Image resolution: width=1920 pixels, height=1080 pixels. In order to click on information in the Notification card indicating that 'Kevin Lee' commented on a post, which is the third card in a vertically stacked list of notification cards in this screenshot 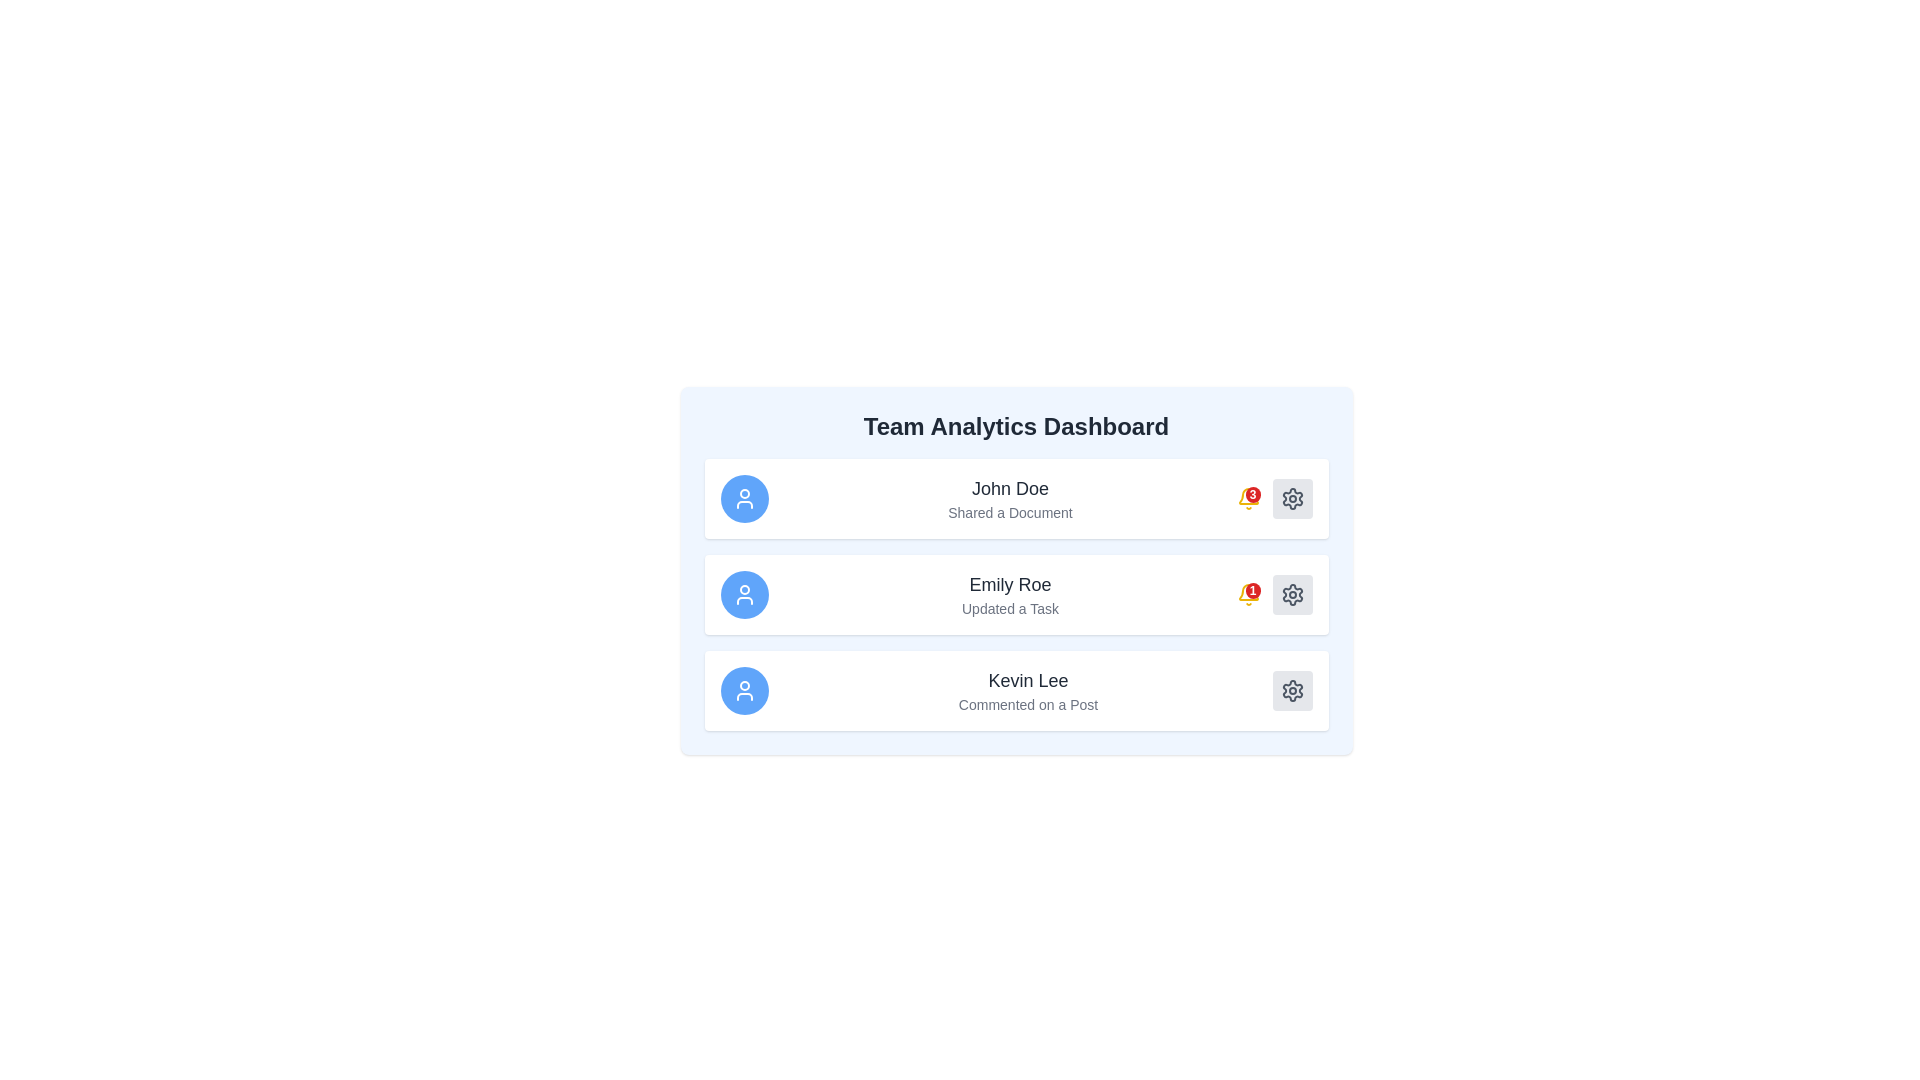, I will do `click(1016, 689)`.